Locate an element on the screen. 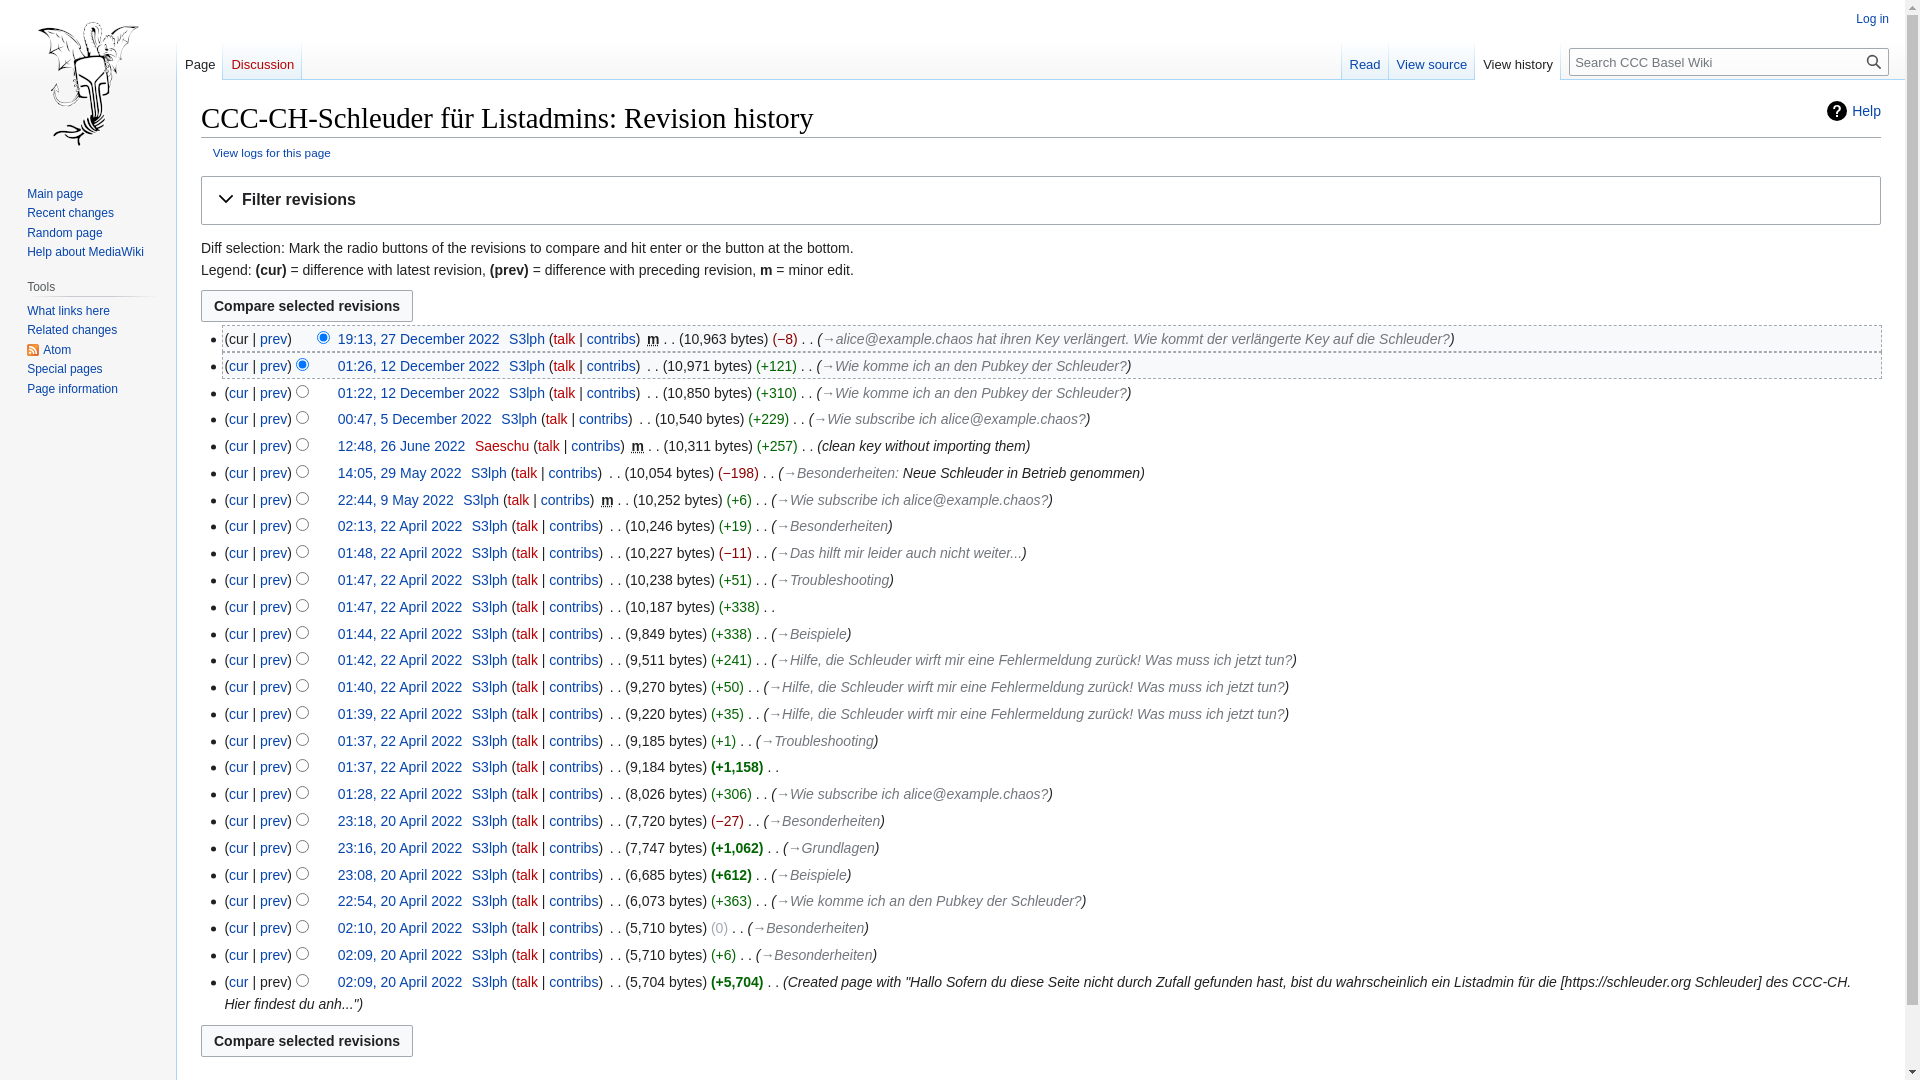 This screenshot has width=1920, height=1080. '23:18, 20 April 2022' is located at coordinates (400, 821).